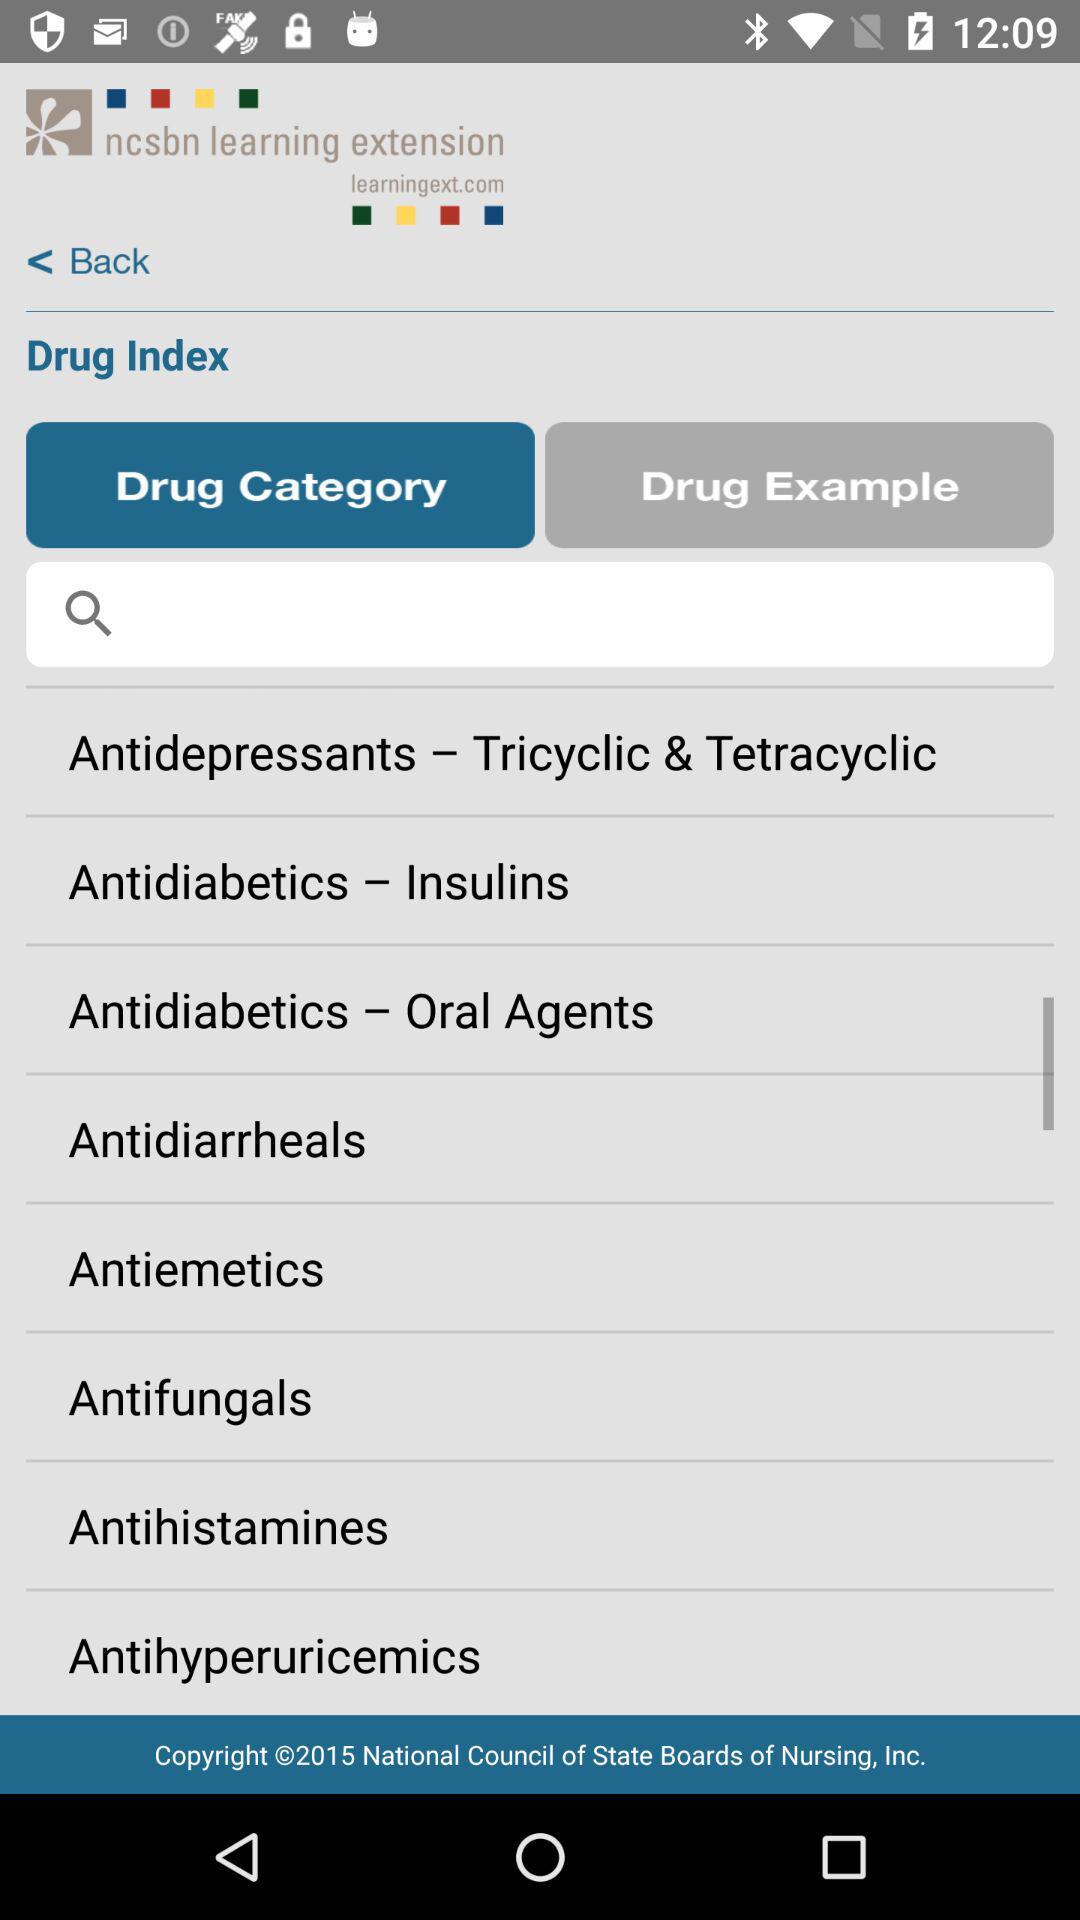 Image resolution: width=1080 pixels, height=1920 pixels. What do you see at coordinates (540, 1646) in the screenshot?
I see `the antihyperuricemics app` at bounding box center [540, 1646].